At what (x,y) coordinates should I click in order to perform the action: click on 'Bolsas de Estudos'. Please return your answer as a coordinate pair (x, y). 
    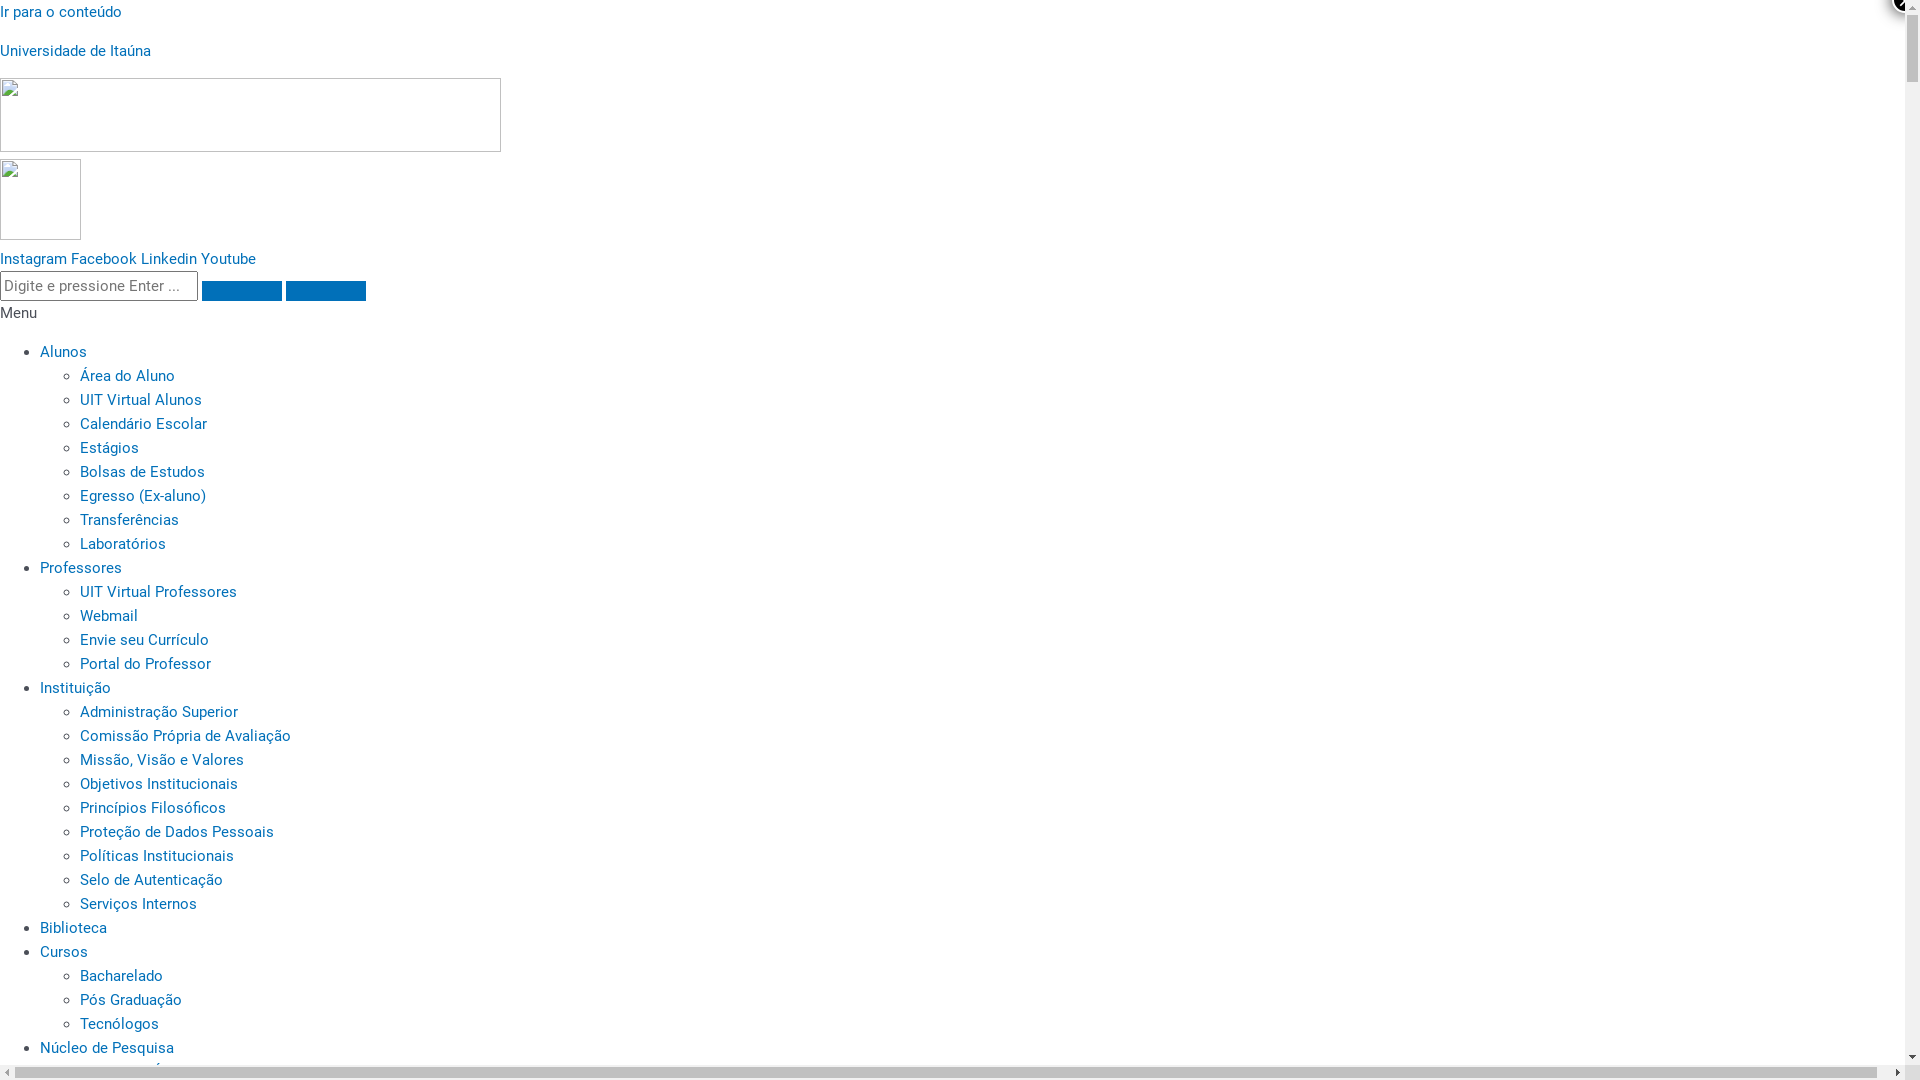
    Looking at the image, I should click on (141, 471).